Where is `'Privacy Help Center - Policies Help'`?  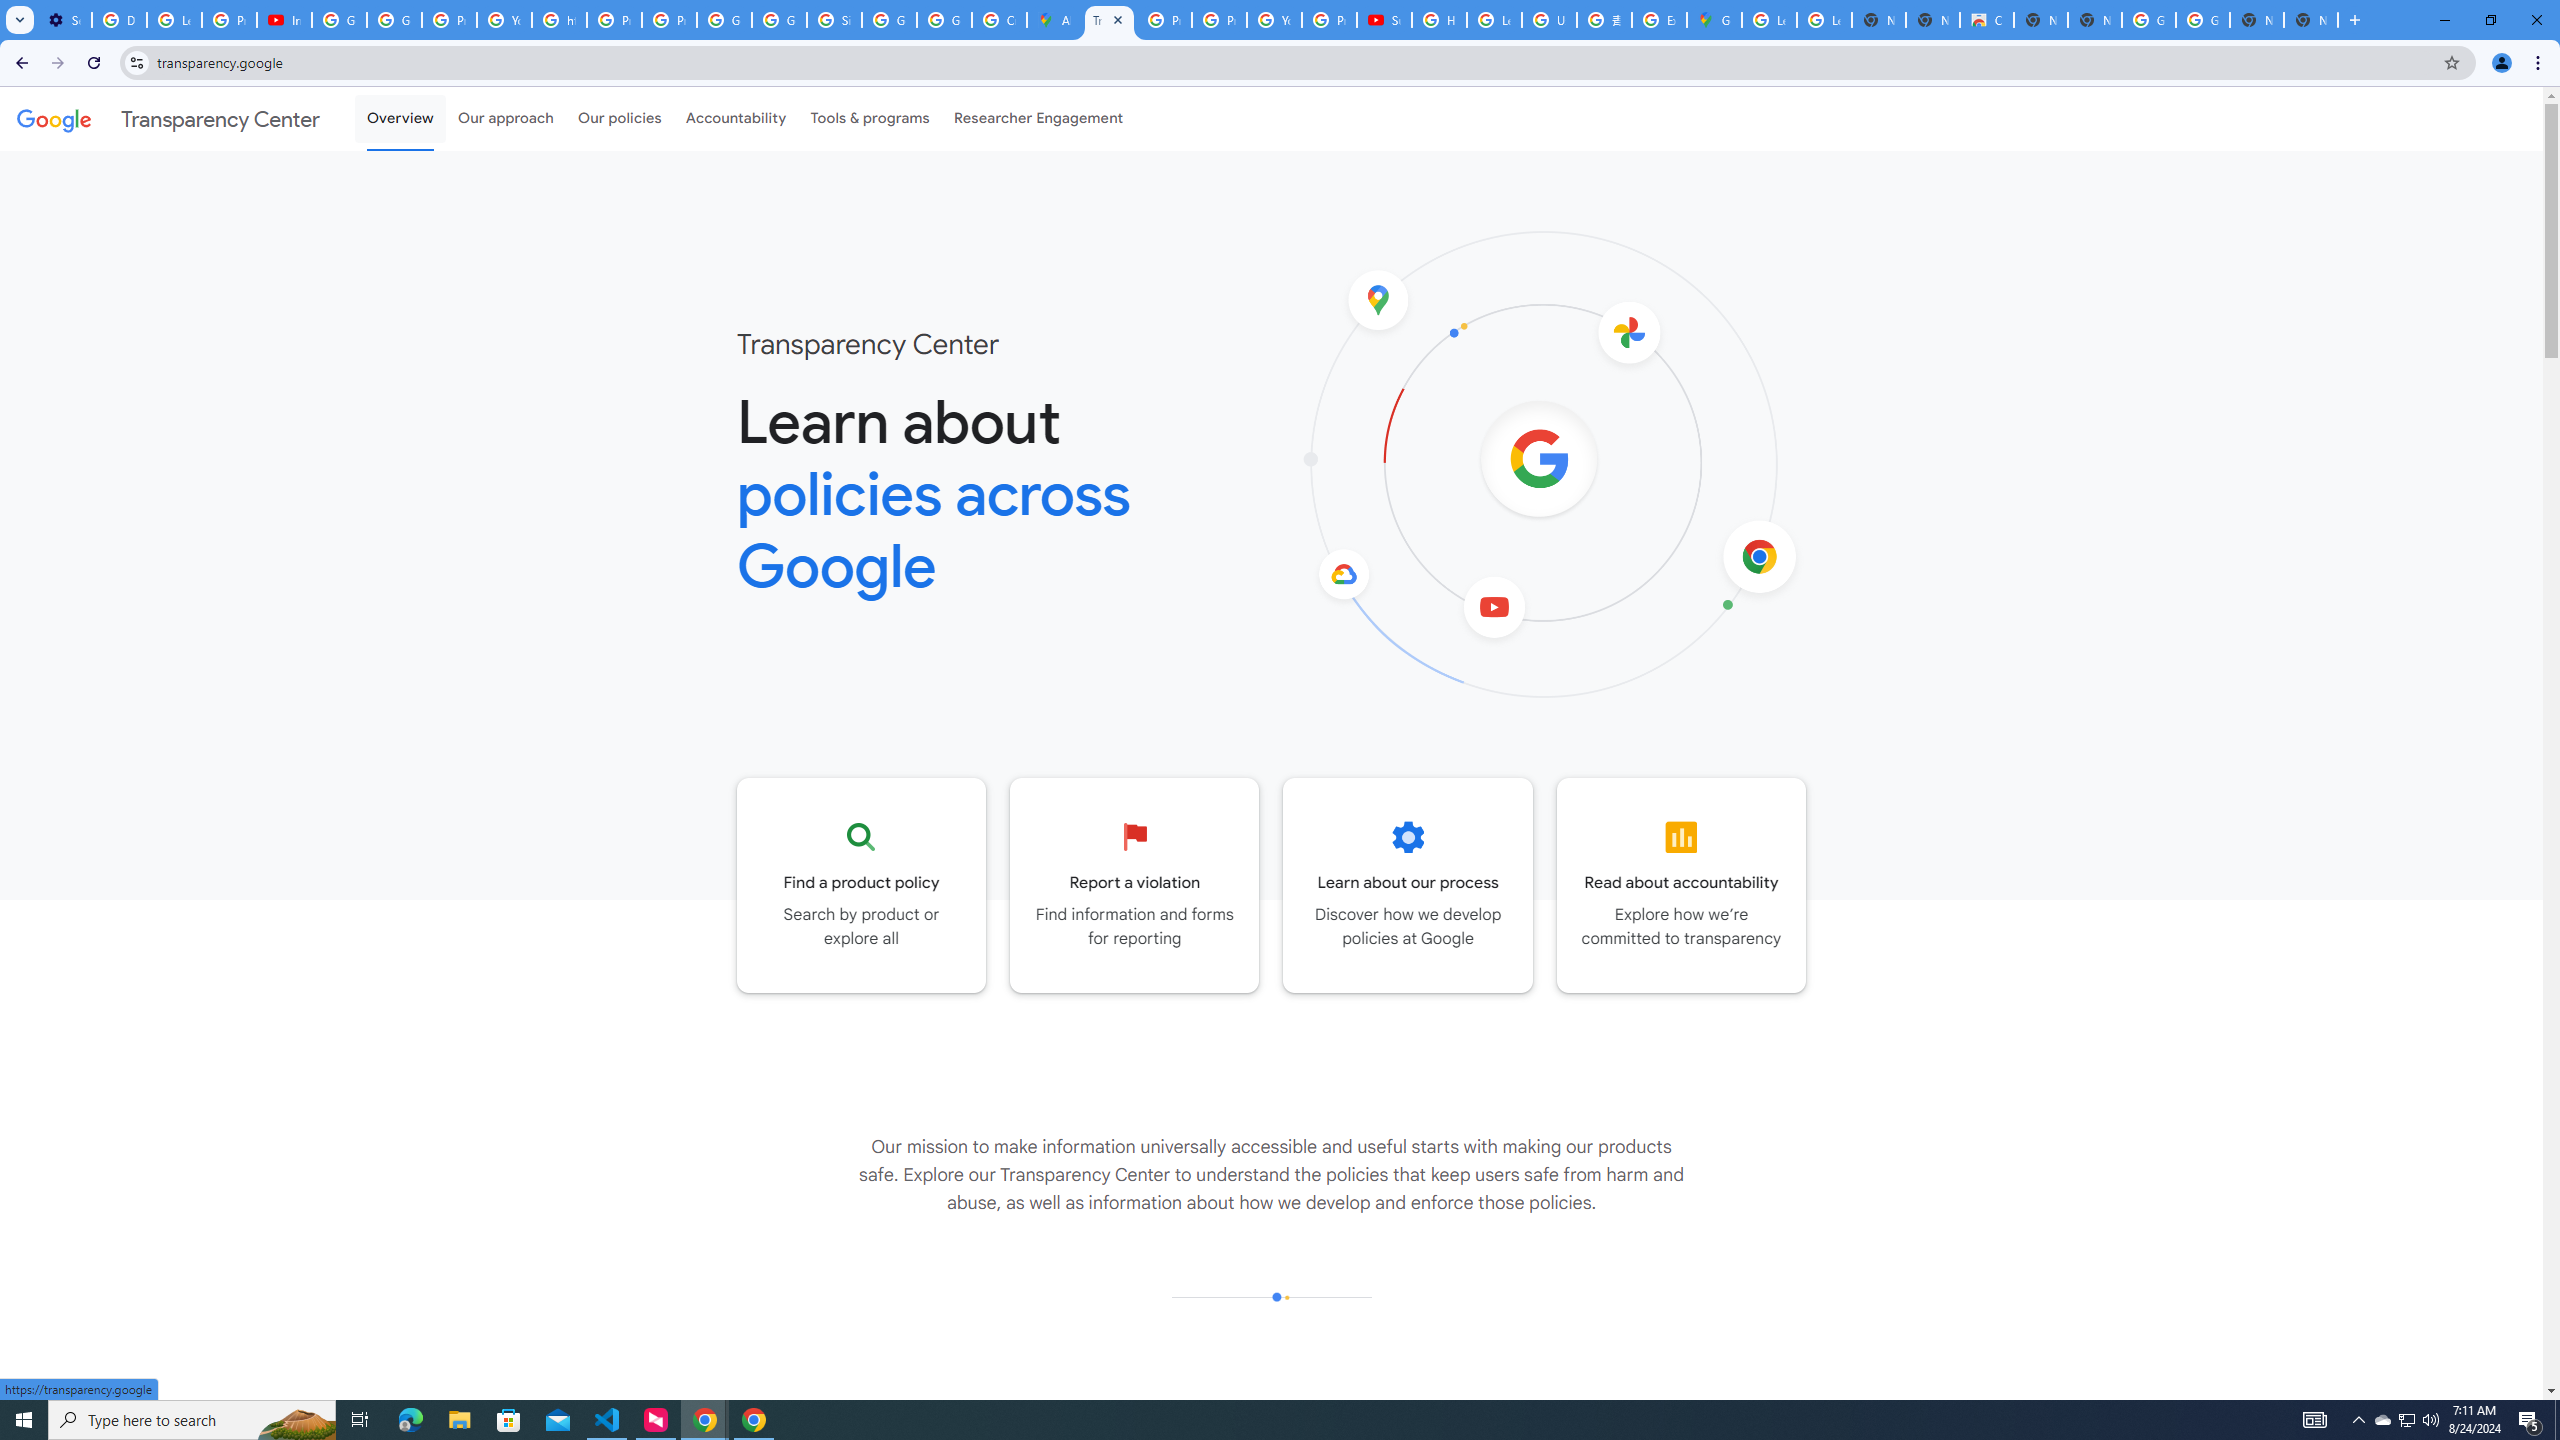 'Privacy Help Center - Policies Help' is located at coordinates (1218, 19).